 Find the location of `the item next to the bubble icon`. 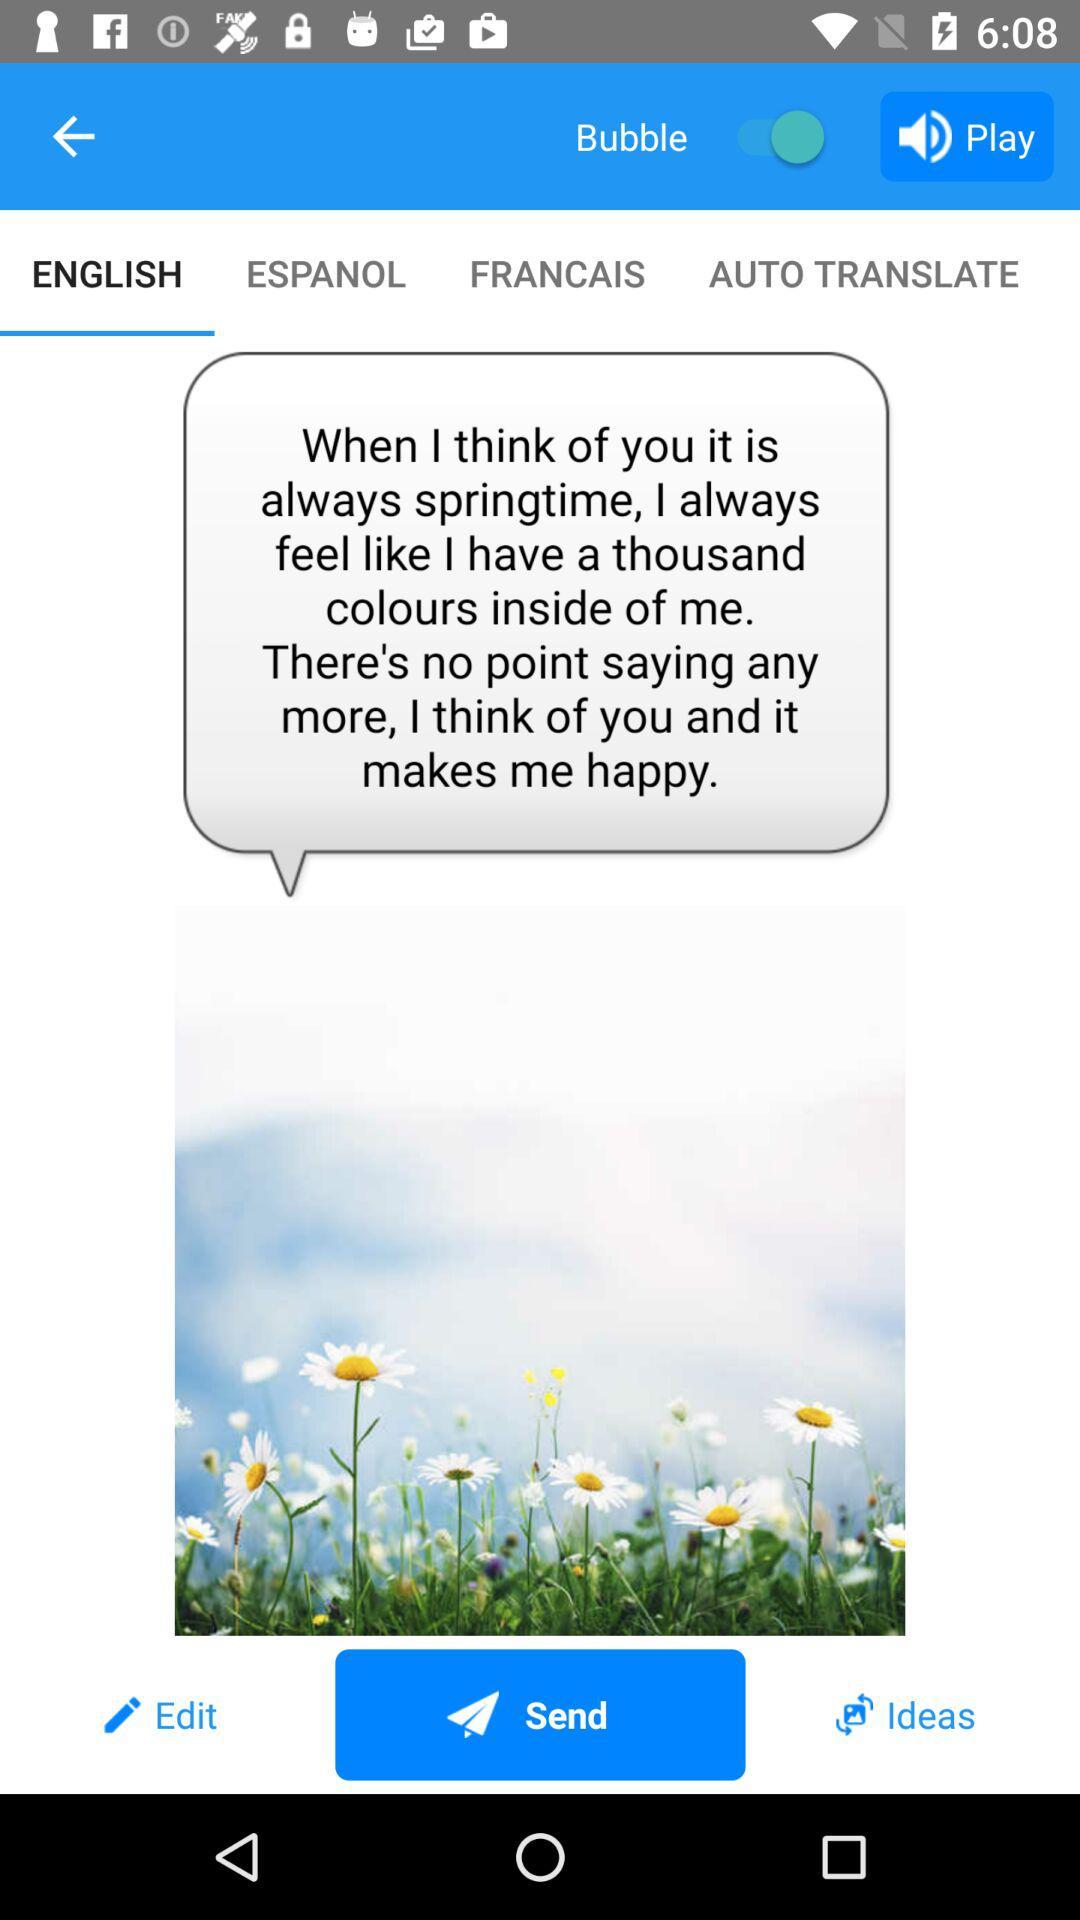

the item next to the bubble icon is located at coordinates (770, 135).